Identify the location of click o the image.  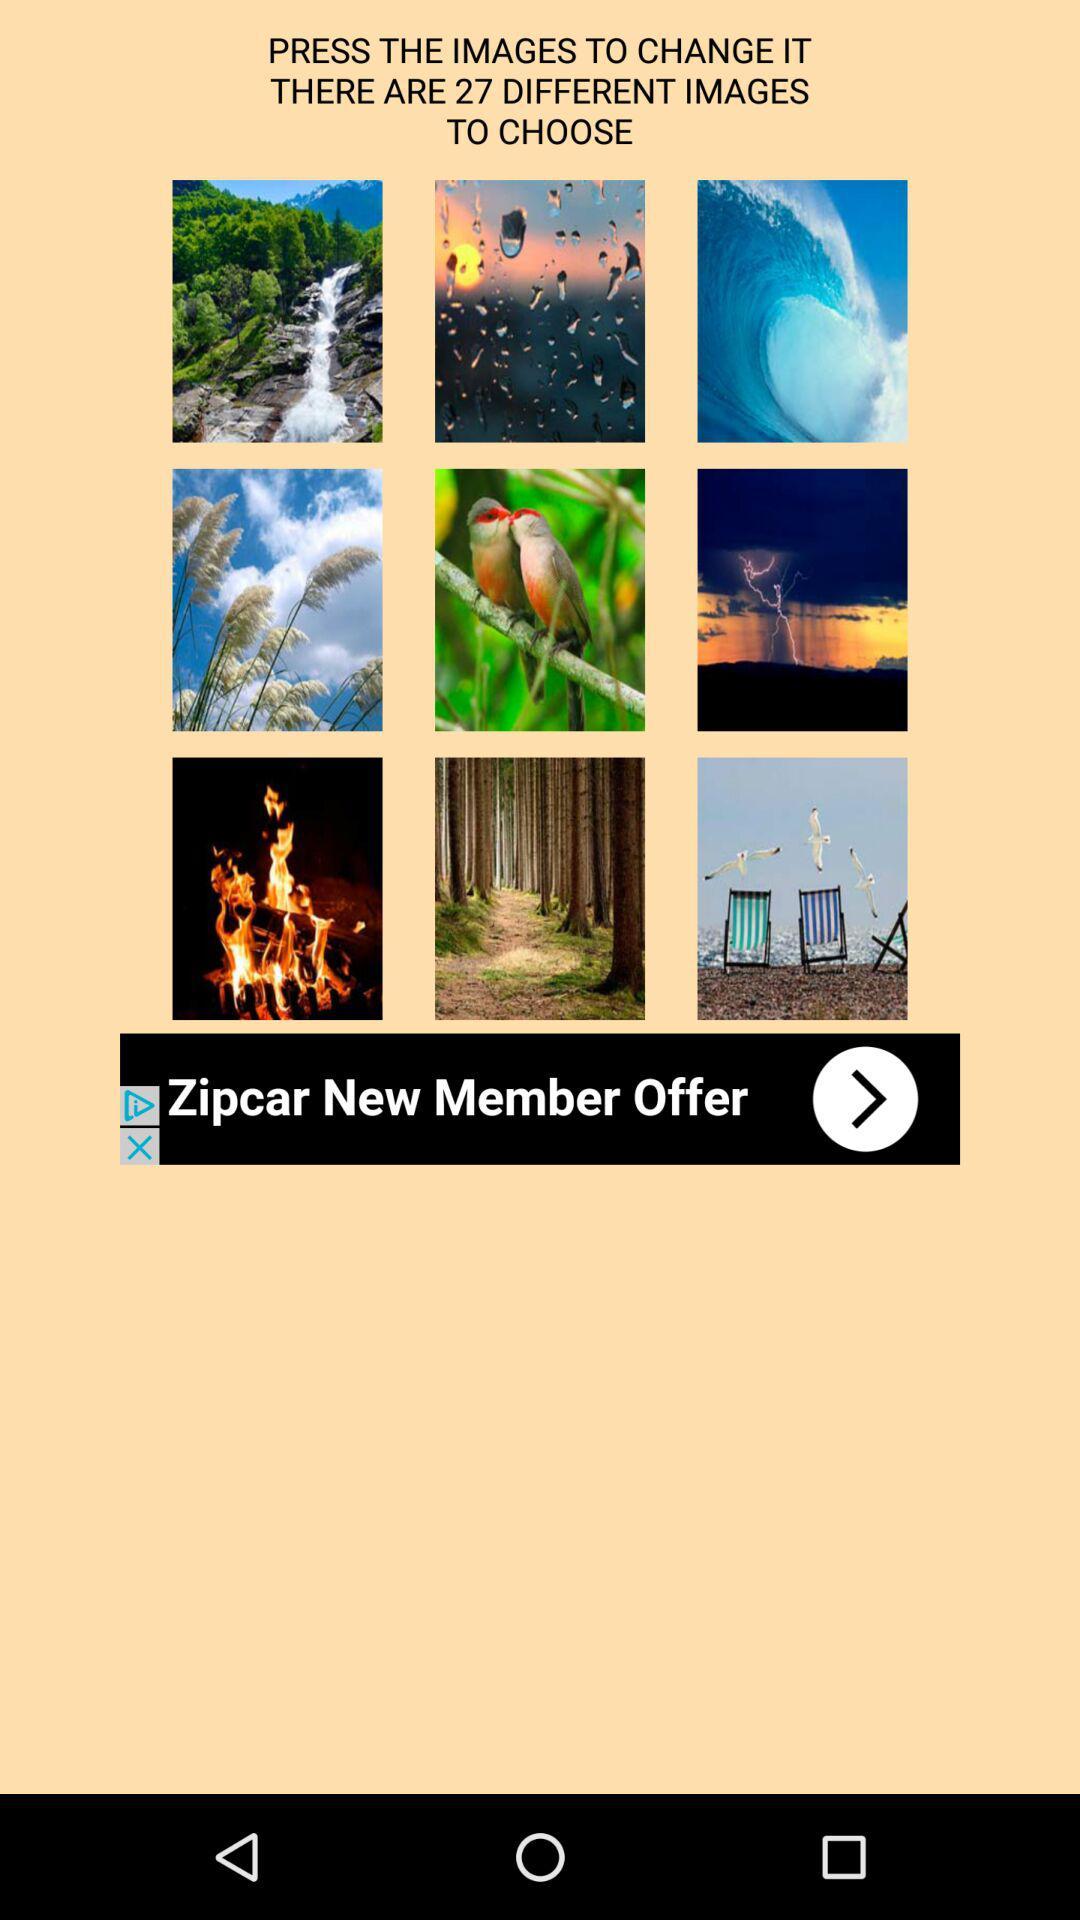
(540, 599).